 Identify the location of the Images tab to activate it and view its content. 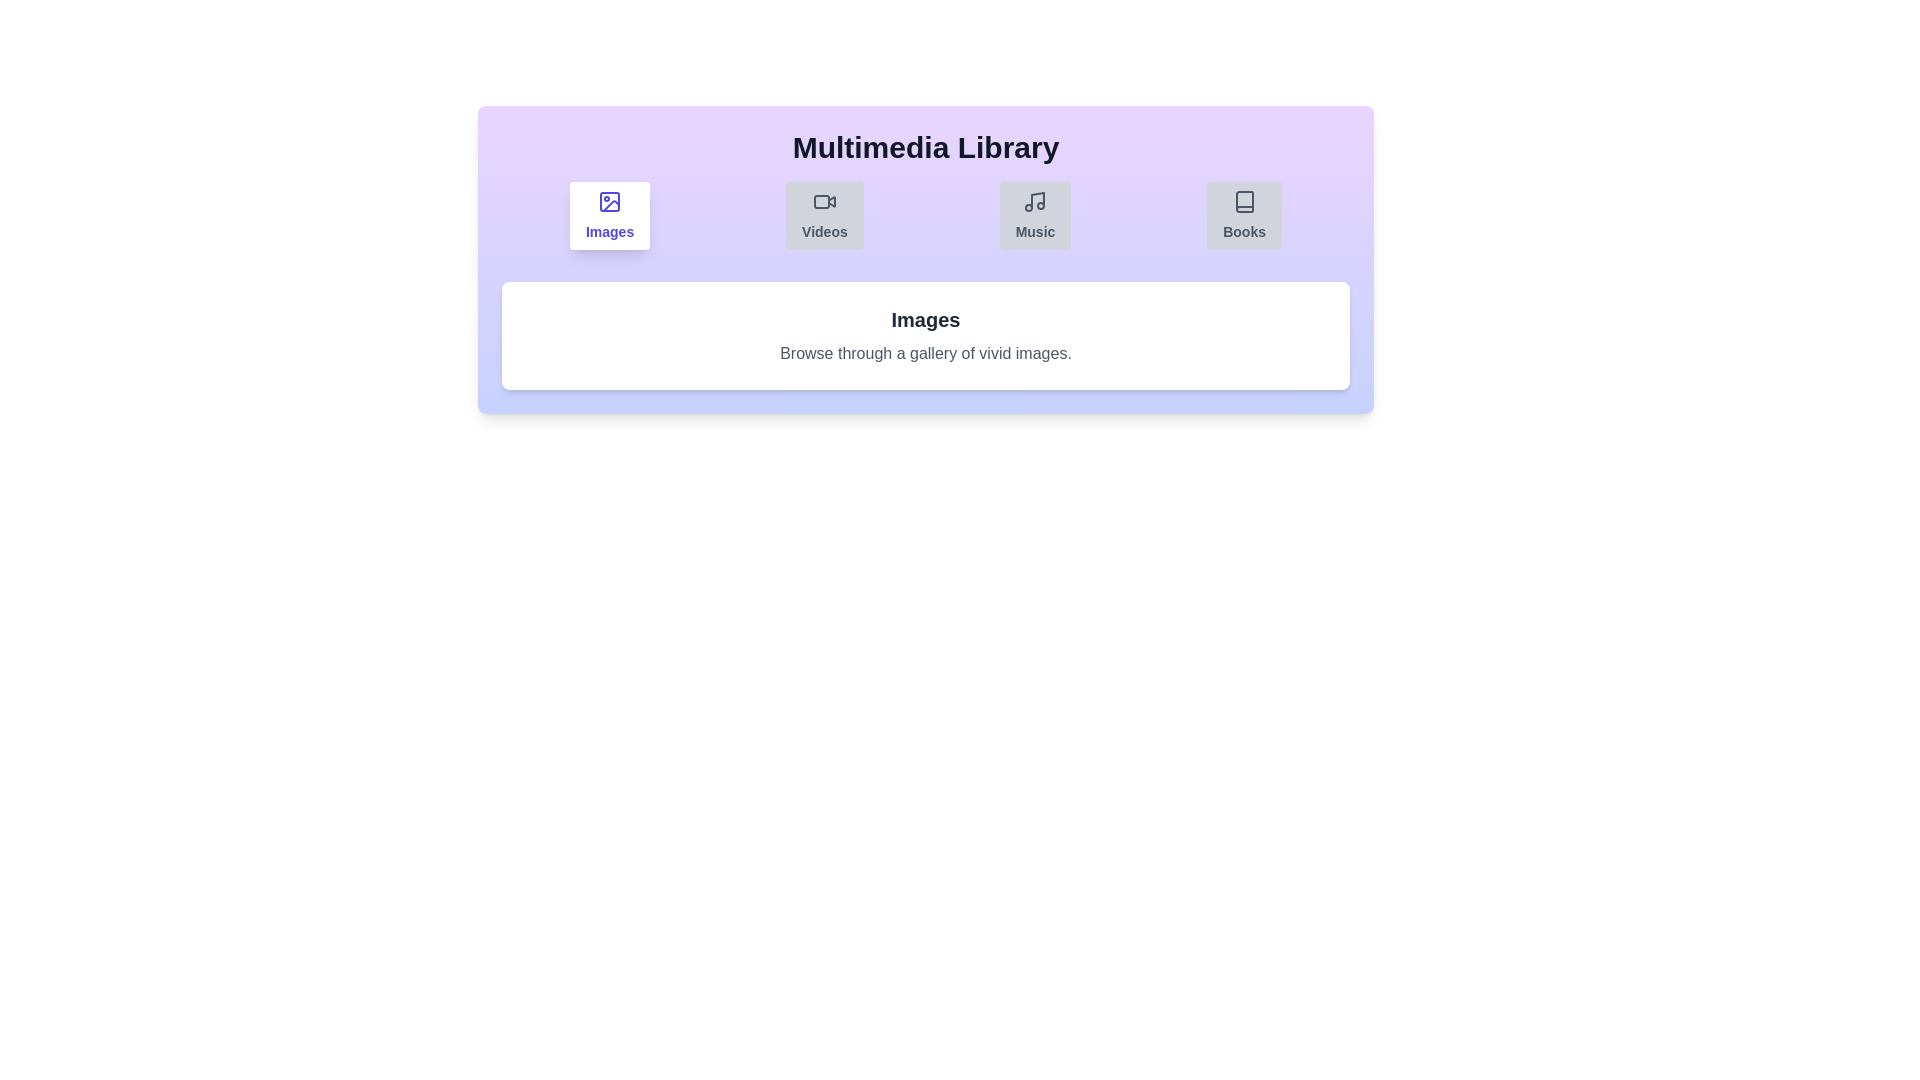
(608, 216).